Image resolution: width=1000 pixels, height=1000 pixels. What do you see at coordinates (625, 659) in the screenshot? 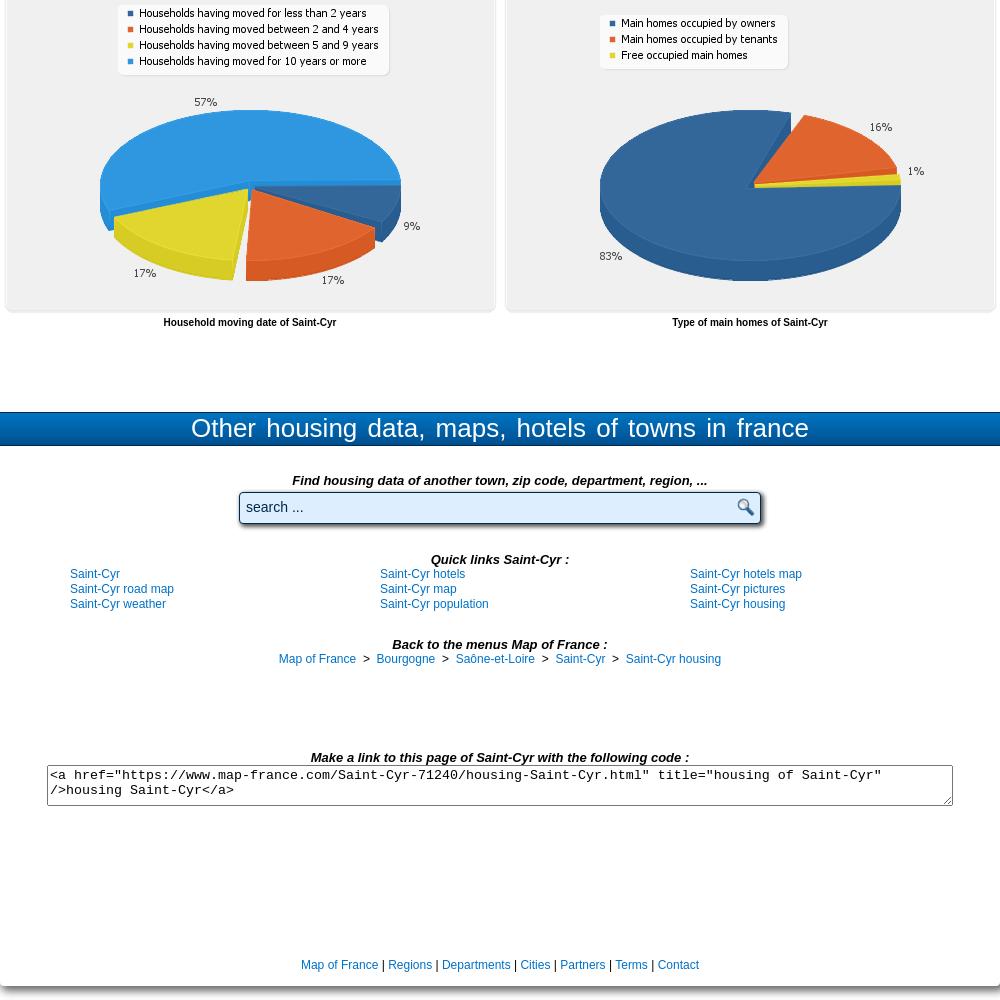
I see `'Saint-Cyr housing'` at bounding box center [625, 659].